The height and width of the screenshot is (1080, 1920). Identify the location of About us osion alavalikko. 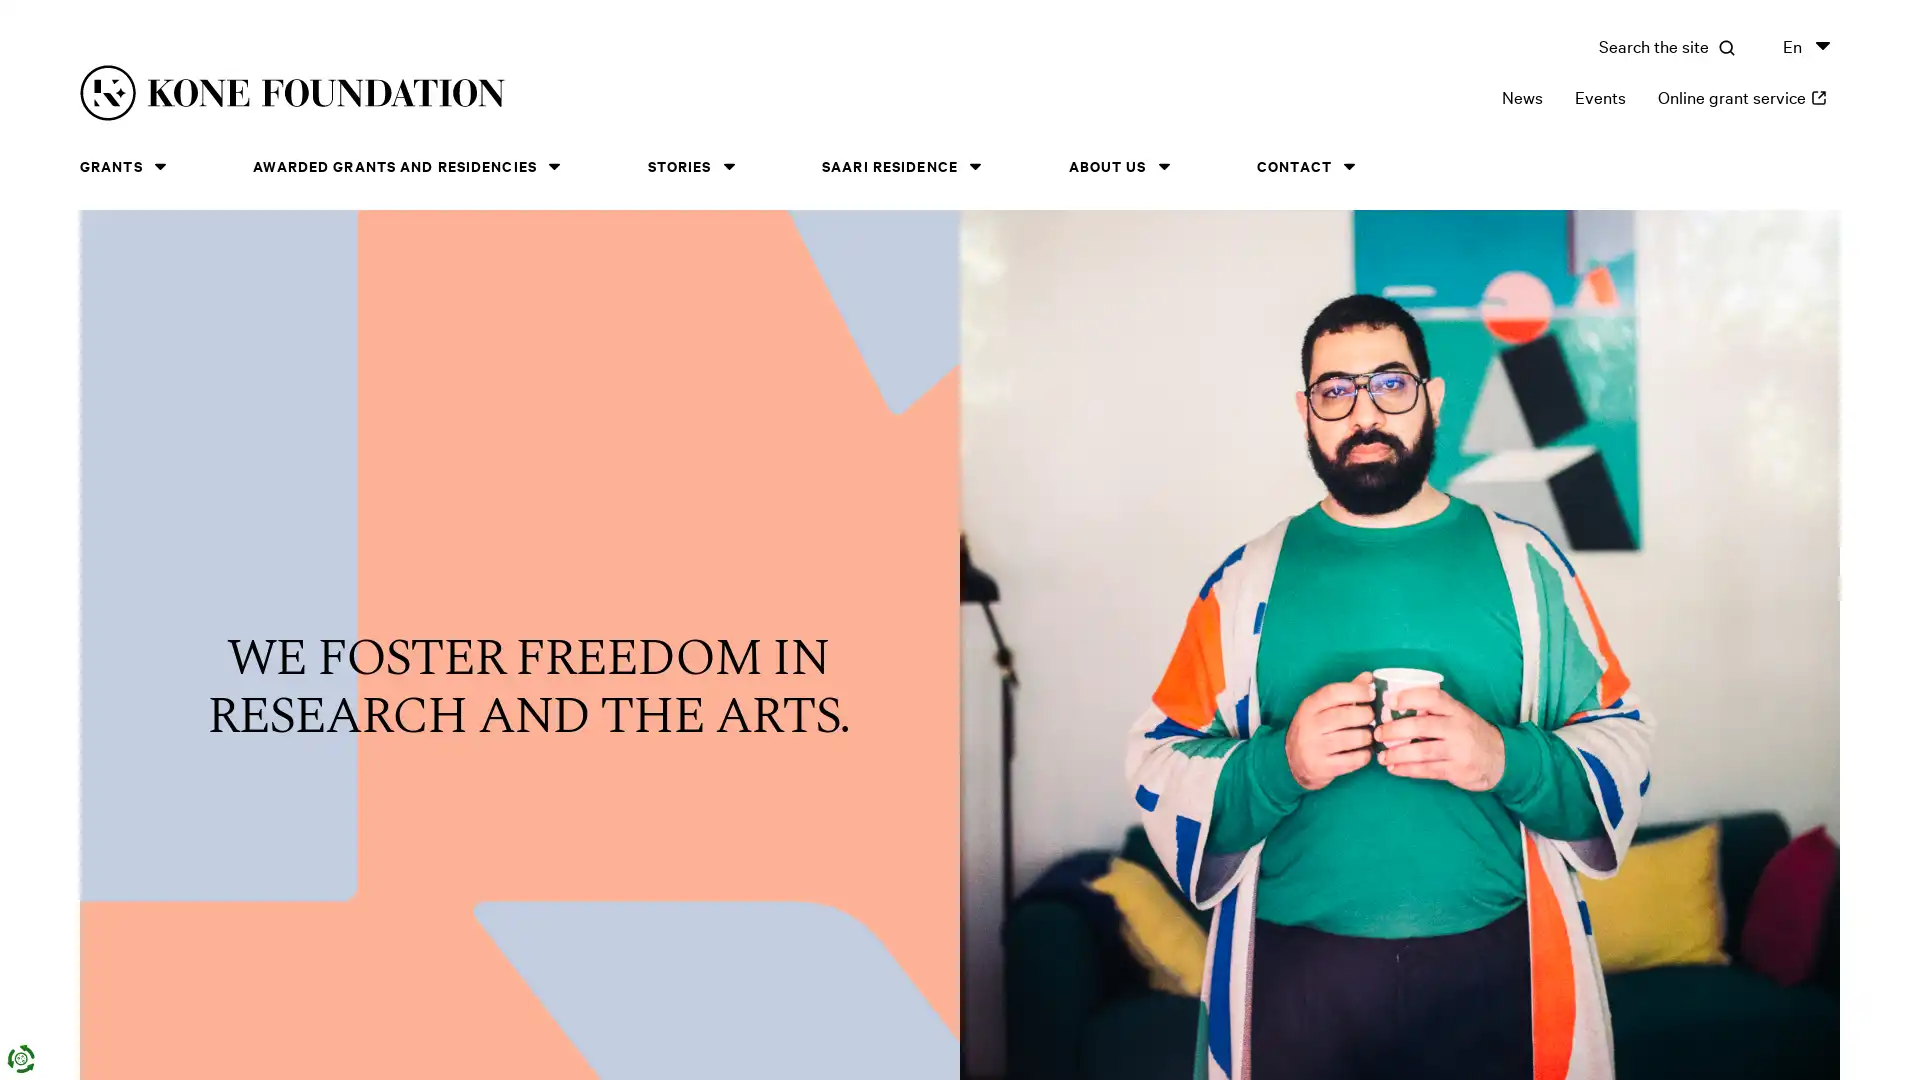
(1163, 165).